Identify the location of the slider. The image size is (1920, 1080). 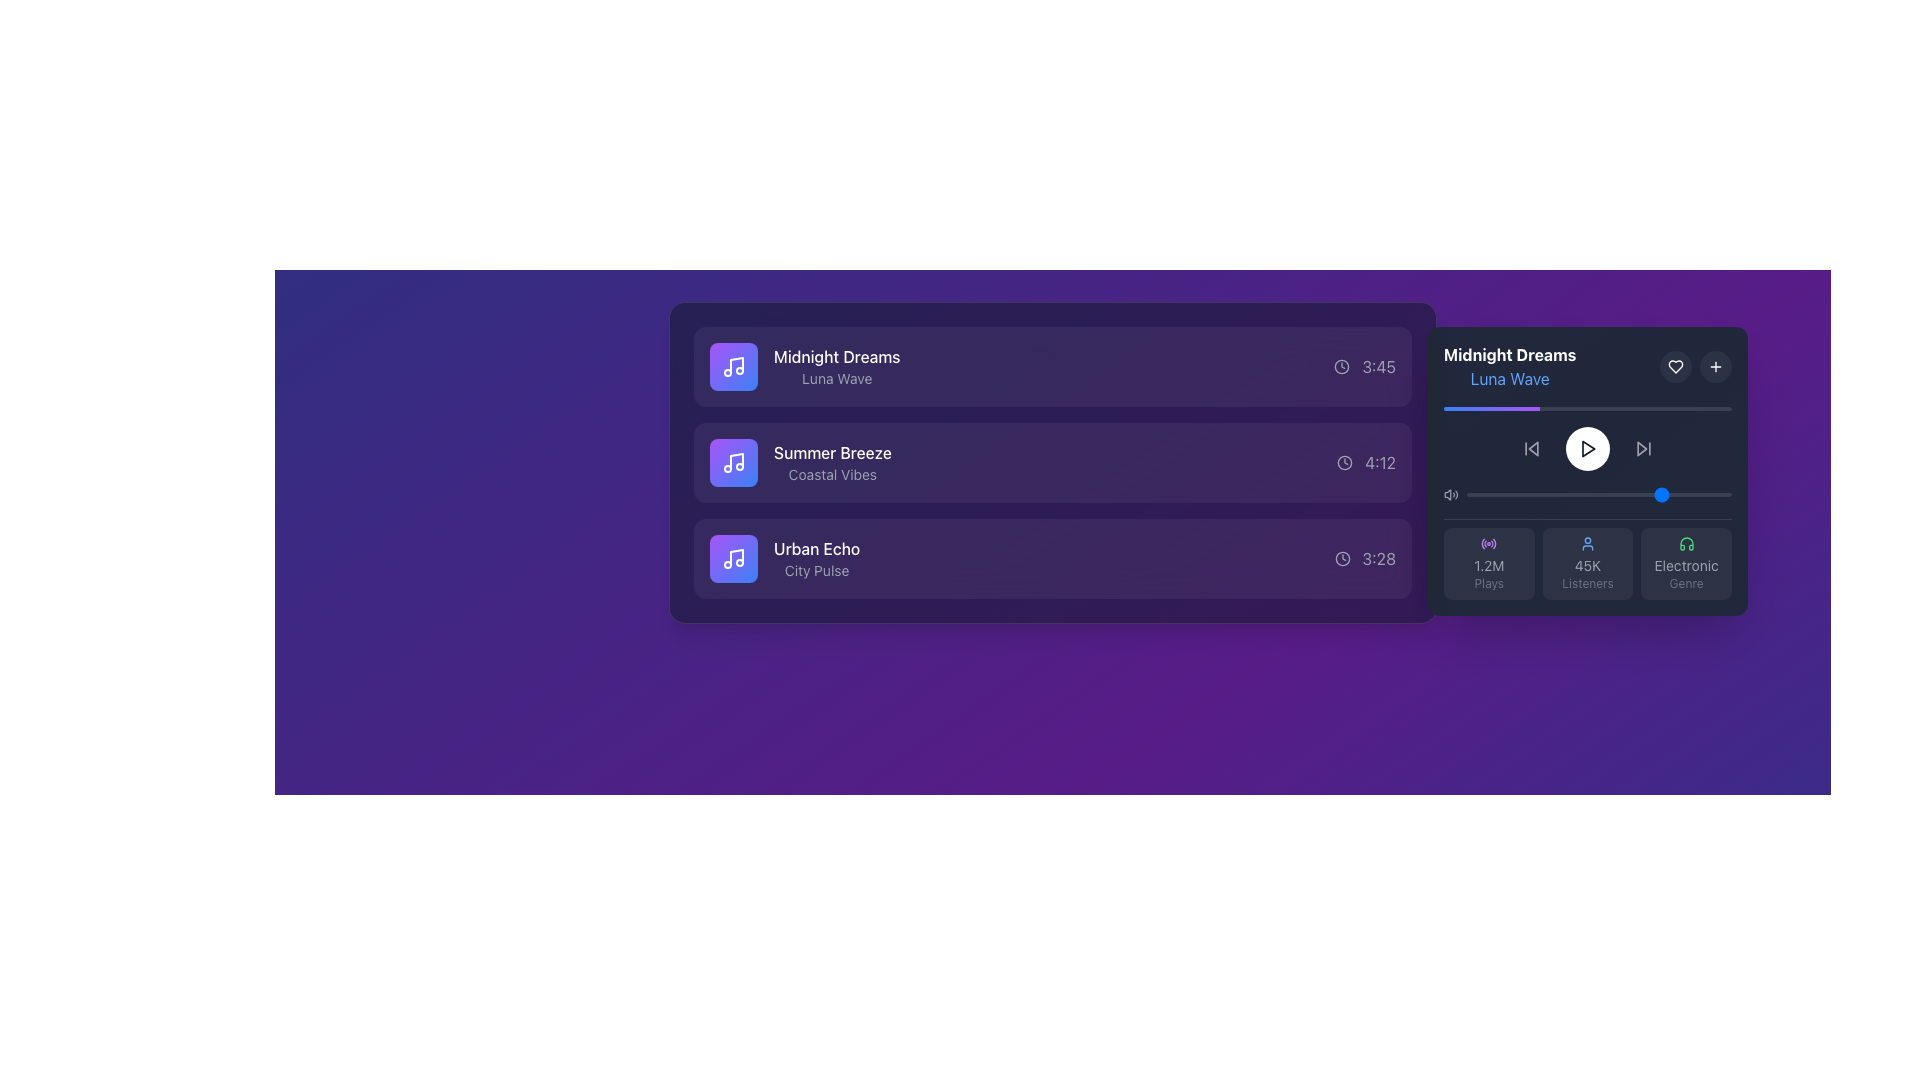
(1728, 494).